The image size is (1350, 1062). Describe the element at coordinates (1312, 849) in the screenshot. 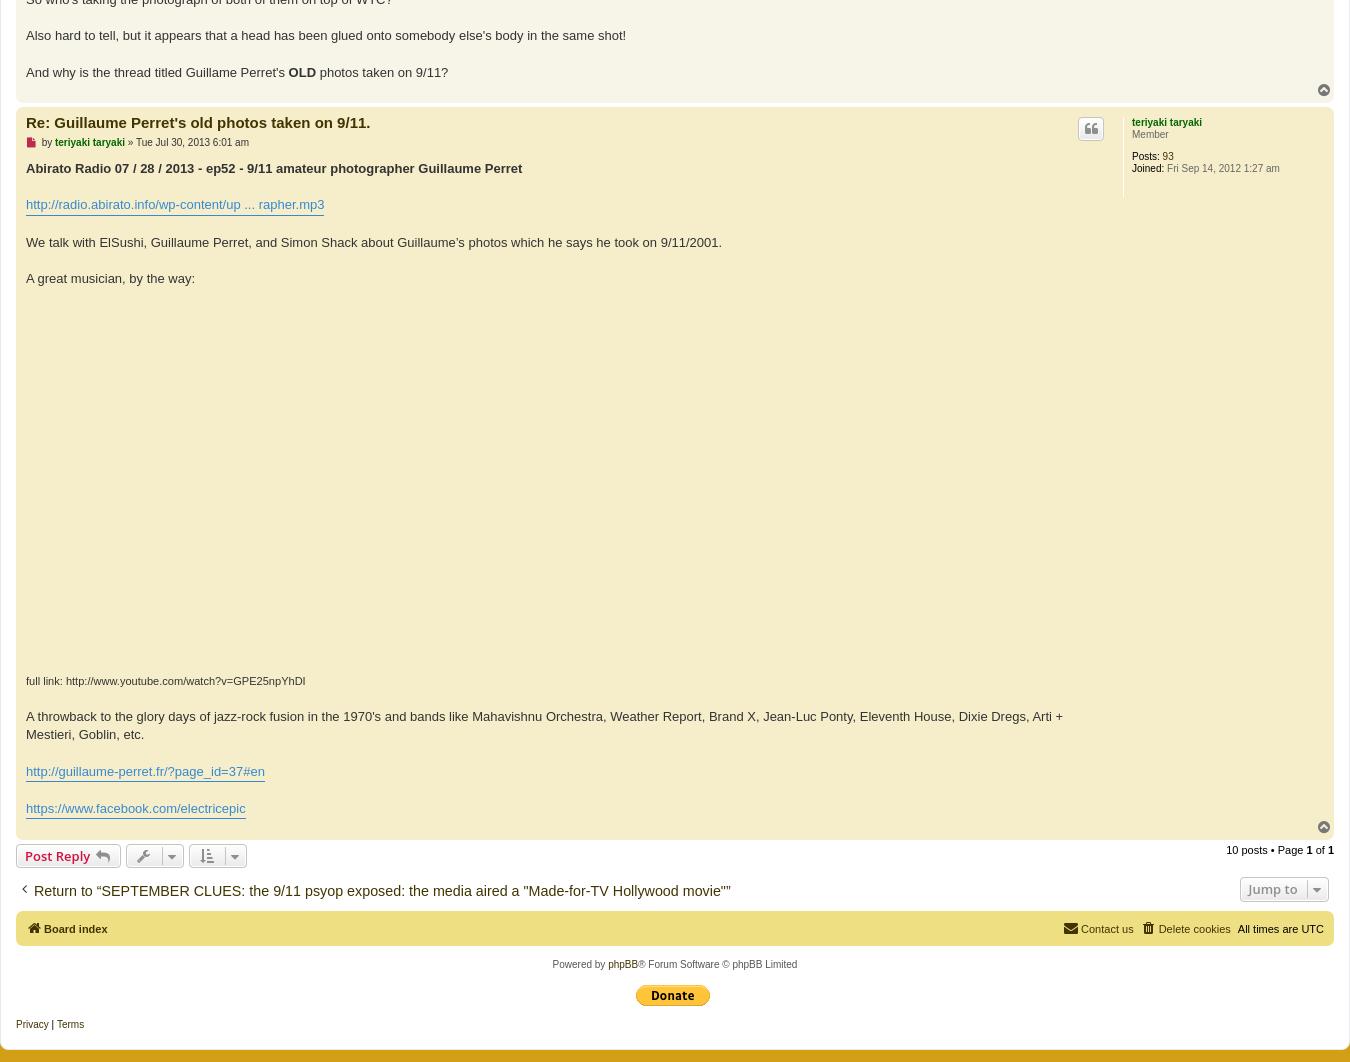

I see `'of'` at that location.